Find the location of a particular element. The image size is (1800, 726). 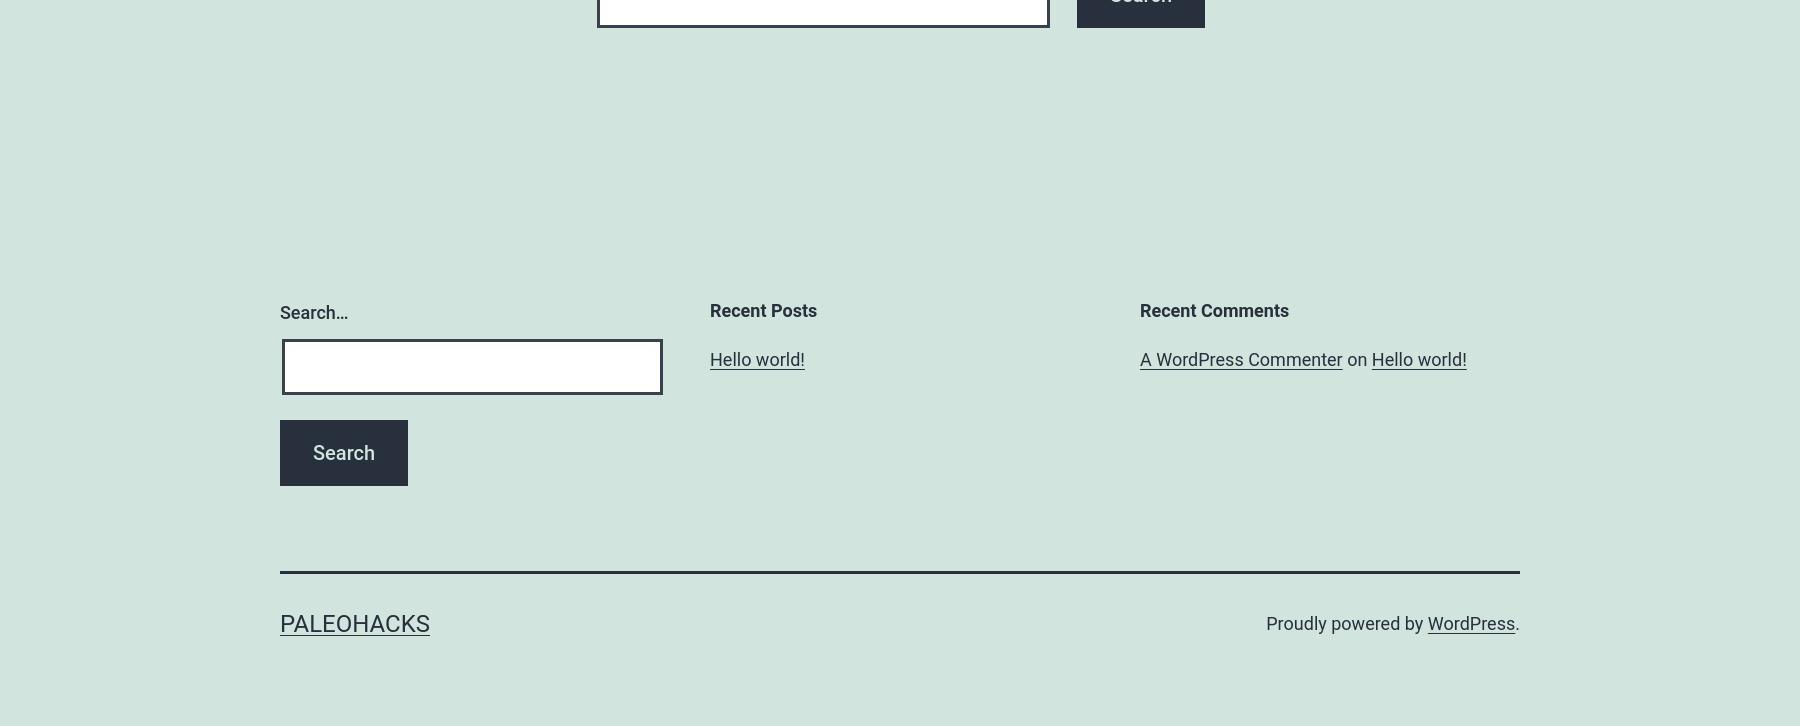

'.' is located at coordinates (1517, 622).